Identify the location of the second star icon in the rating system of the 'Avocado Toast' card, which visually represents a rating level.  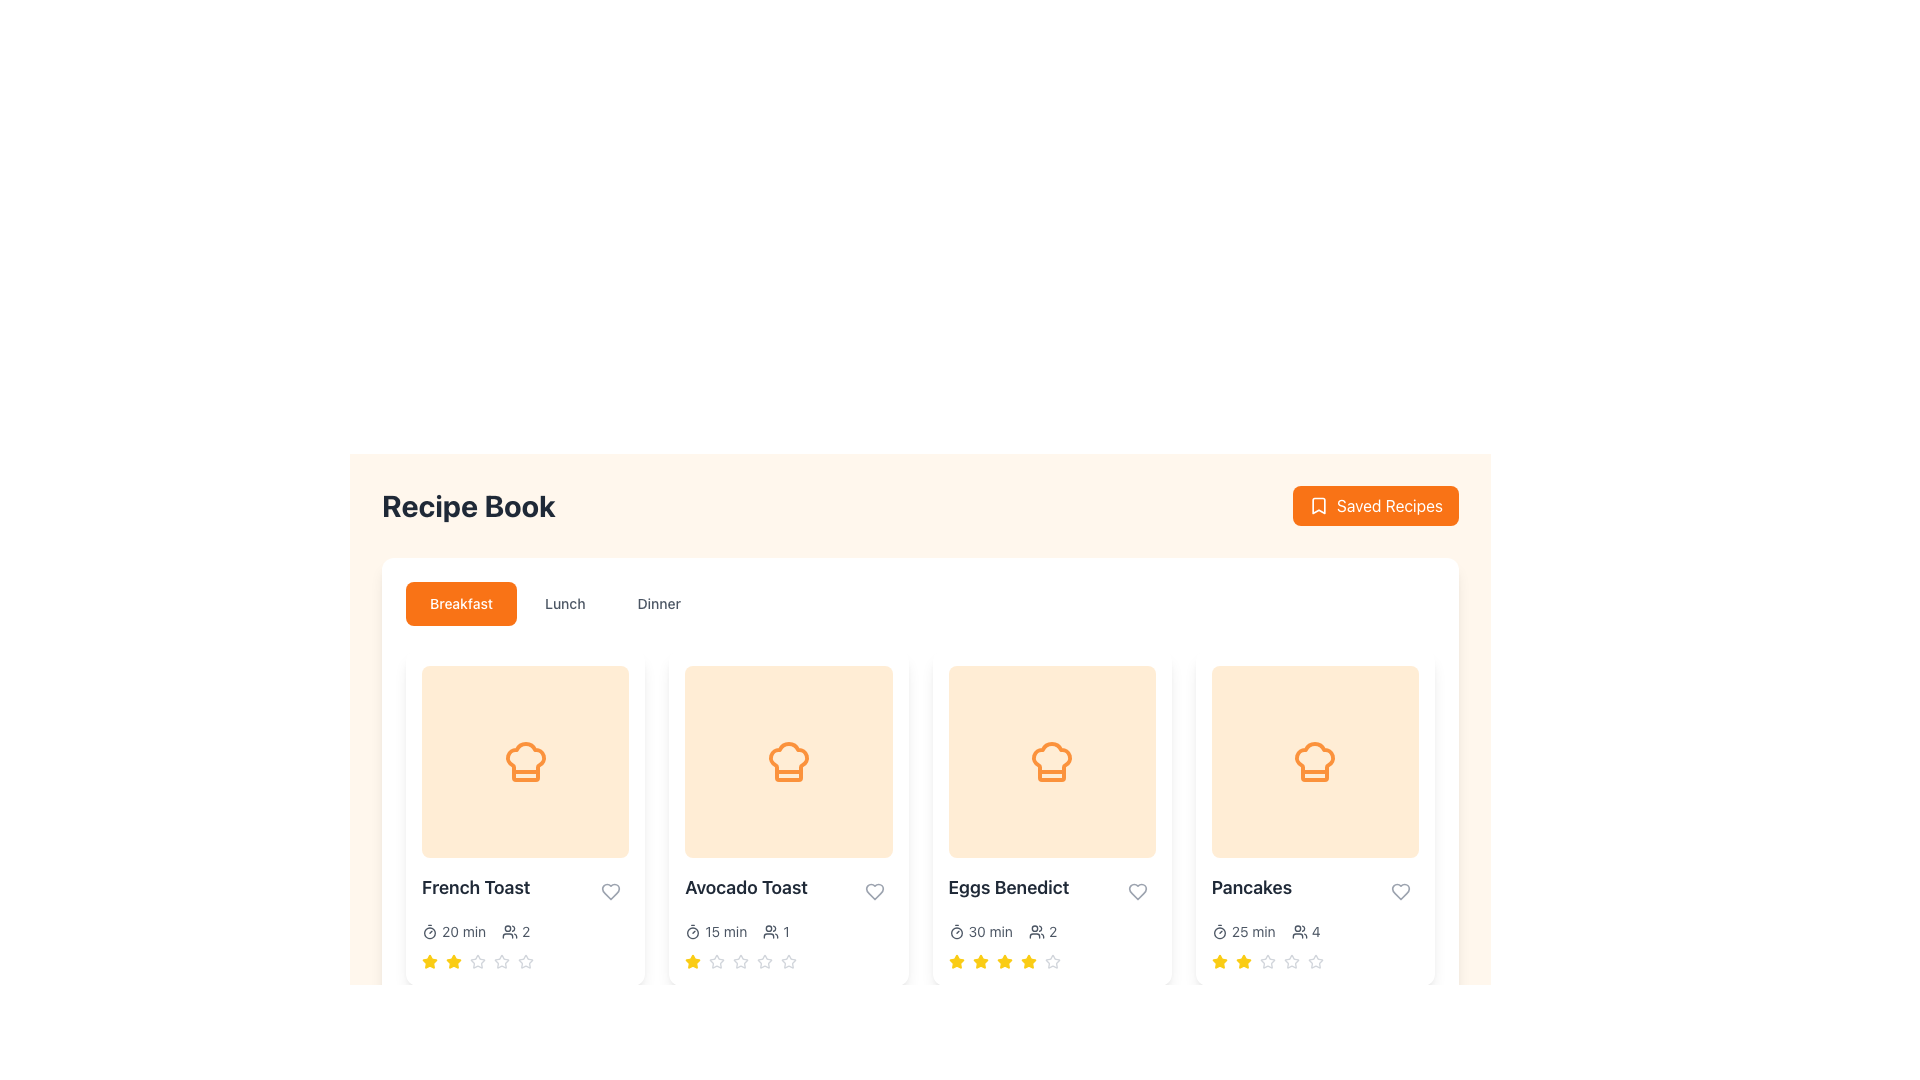
(717, 960).